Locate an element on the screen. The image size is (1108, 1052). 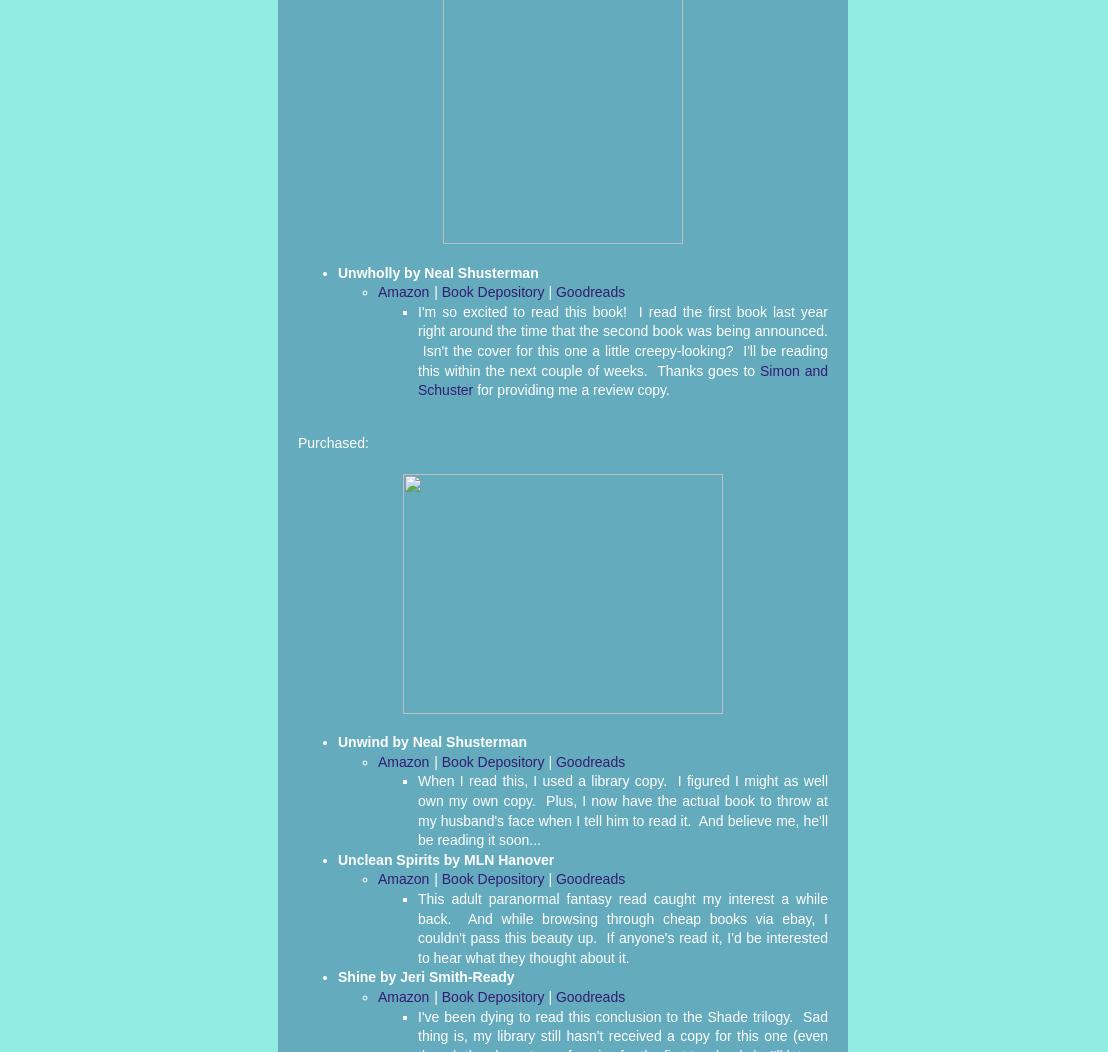
'Purchased:' is located at coordinates (298, 442).